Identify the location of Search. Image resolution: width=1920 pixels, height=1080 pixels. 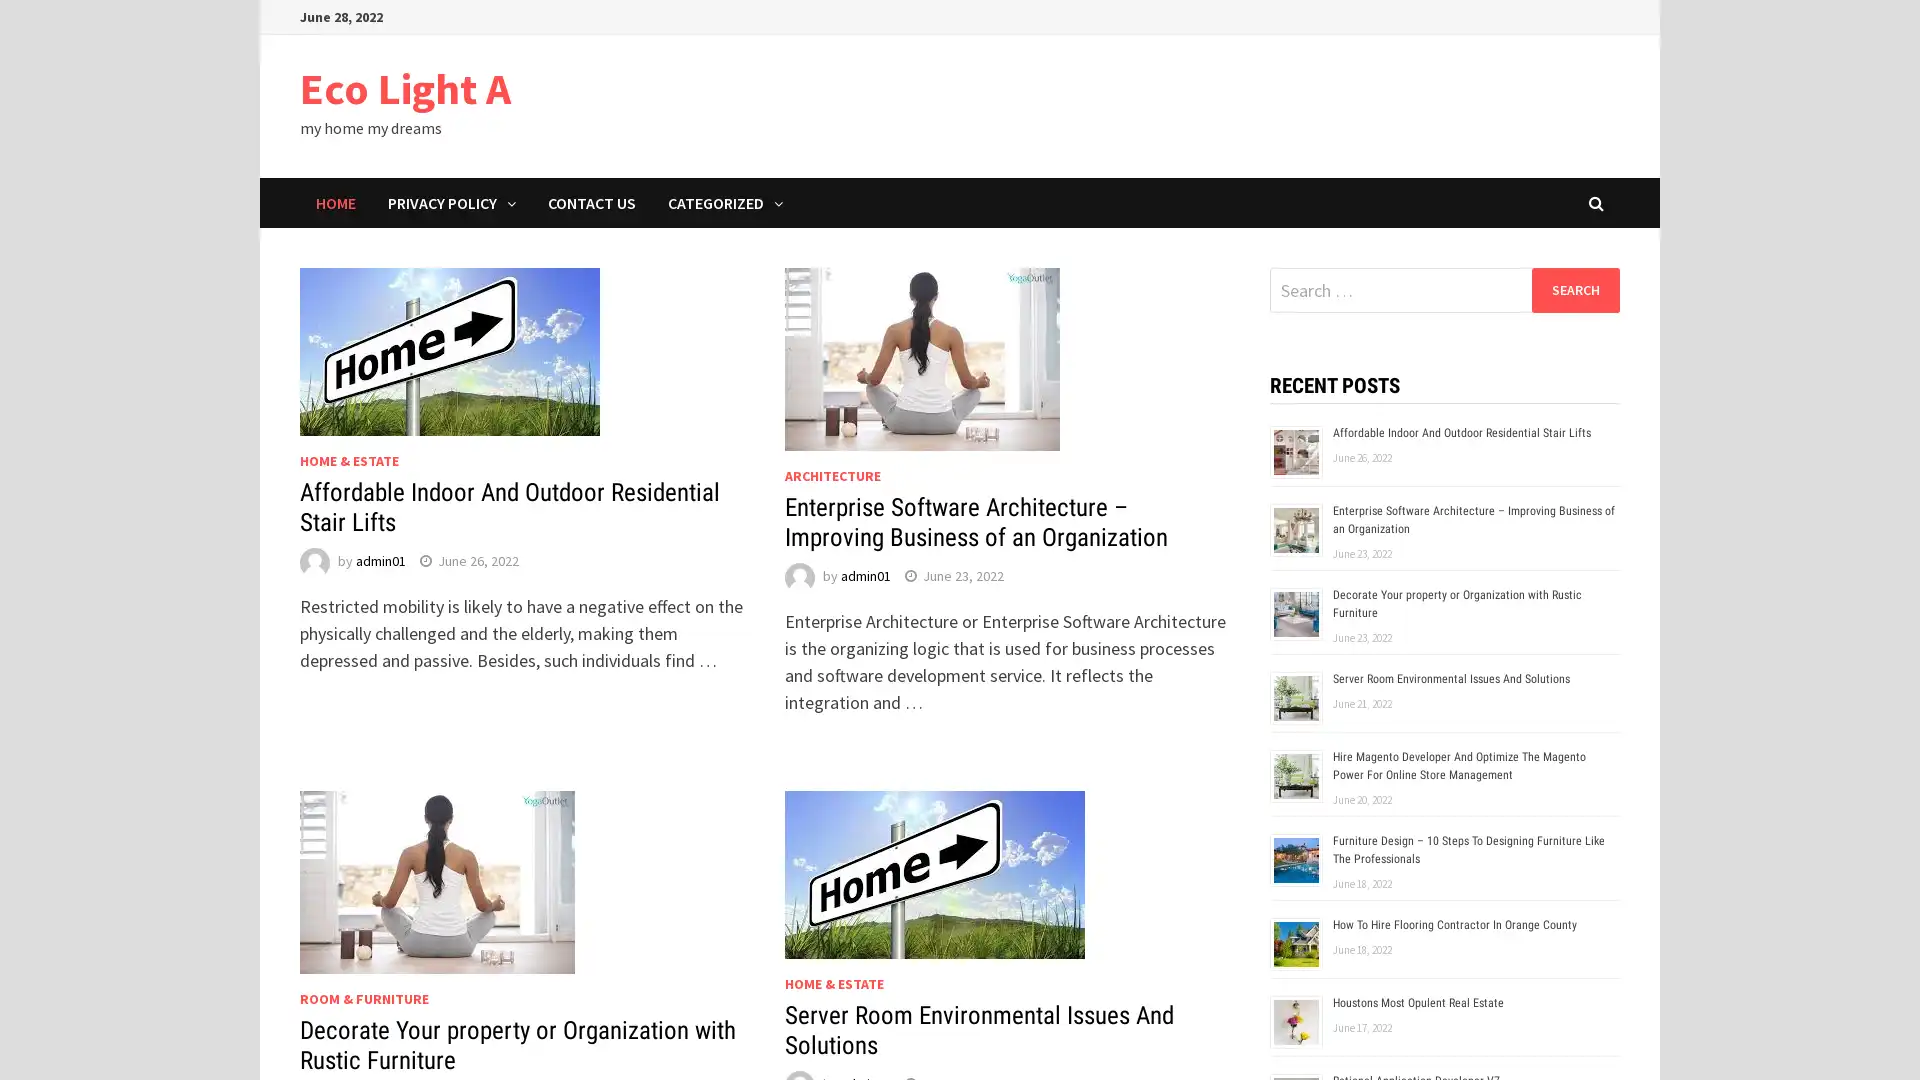
(1574, 289).